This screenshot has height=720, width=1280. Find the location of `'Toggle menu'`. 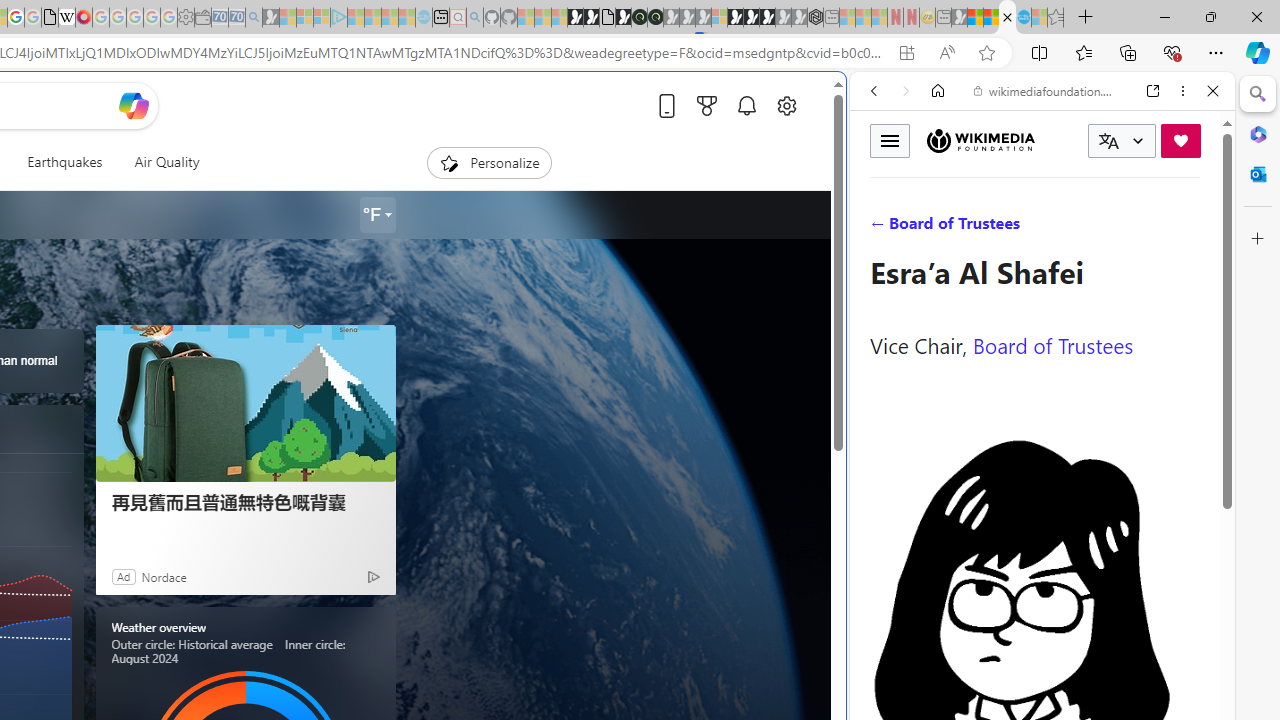

'Toggle menu' is located at coordinates (889, 139).